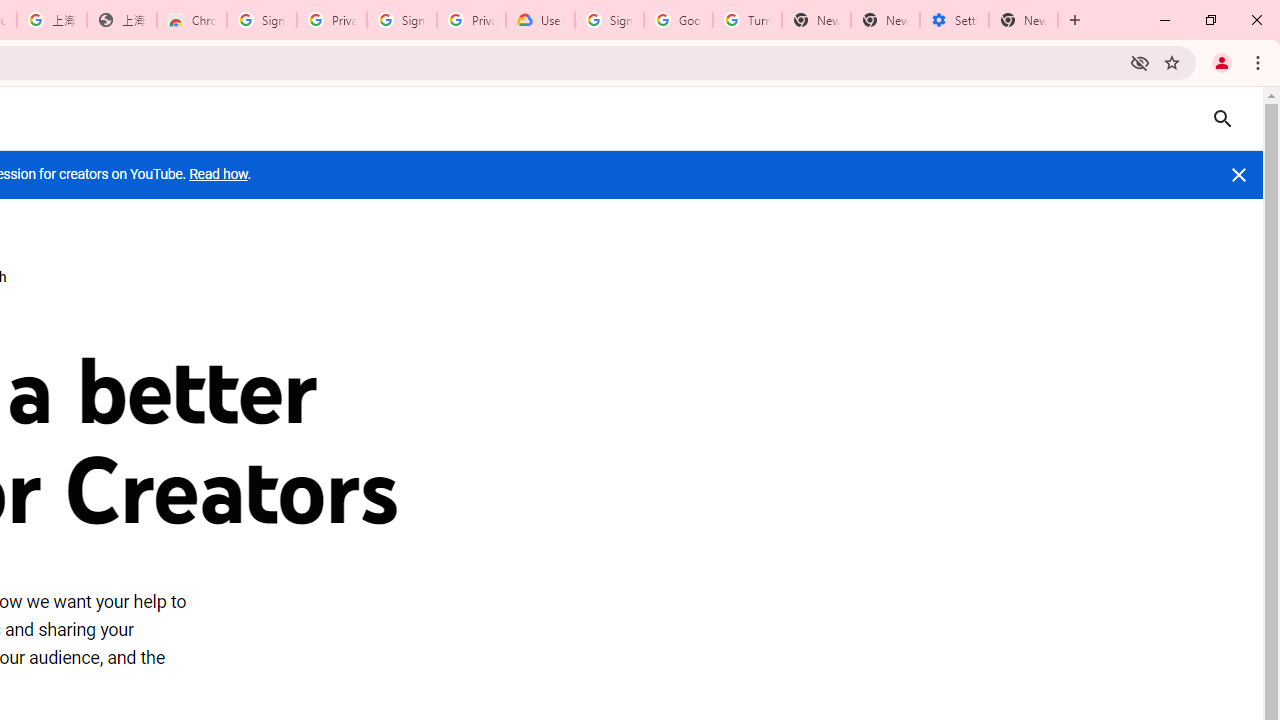 Image resolution: width=1280 pixels, height=720 pixels. Describe the element at coordinates (746, 20) in the screenshot. I see `'Turn cookies on or off - Computer - Google Account Help'` at that location.